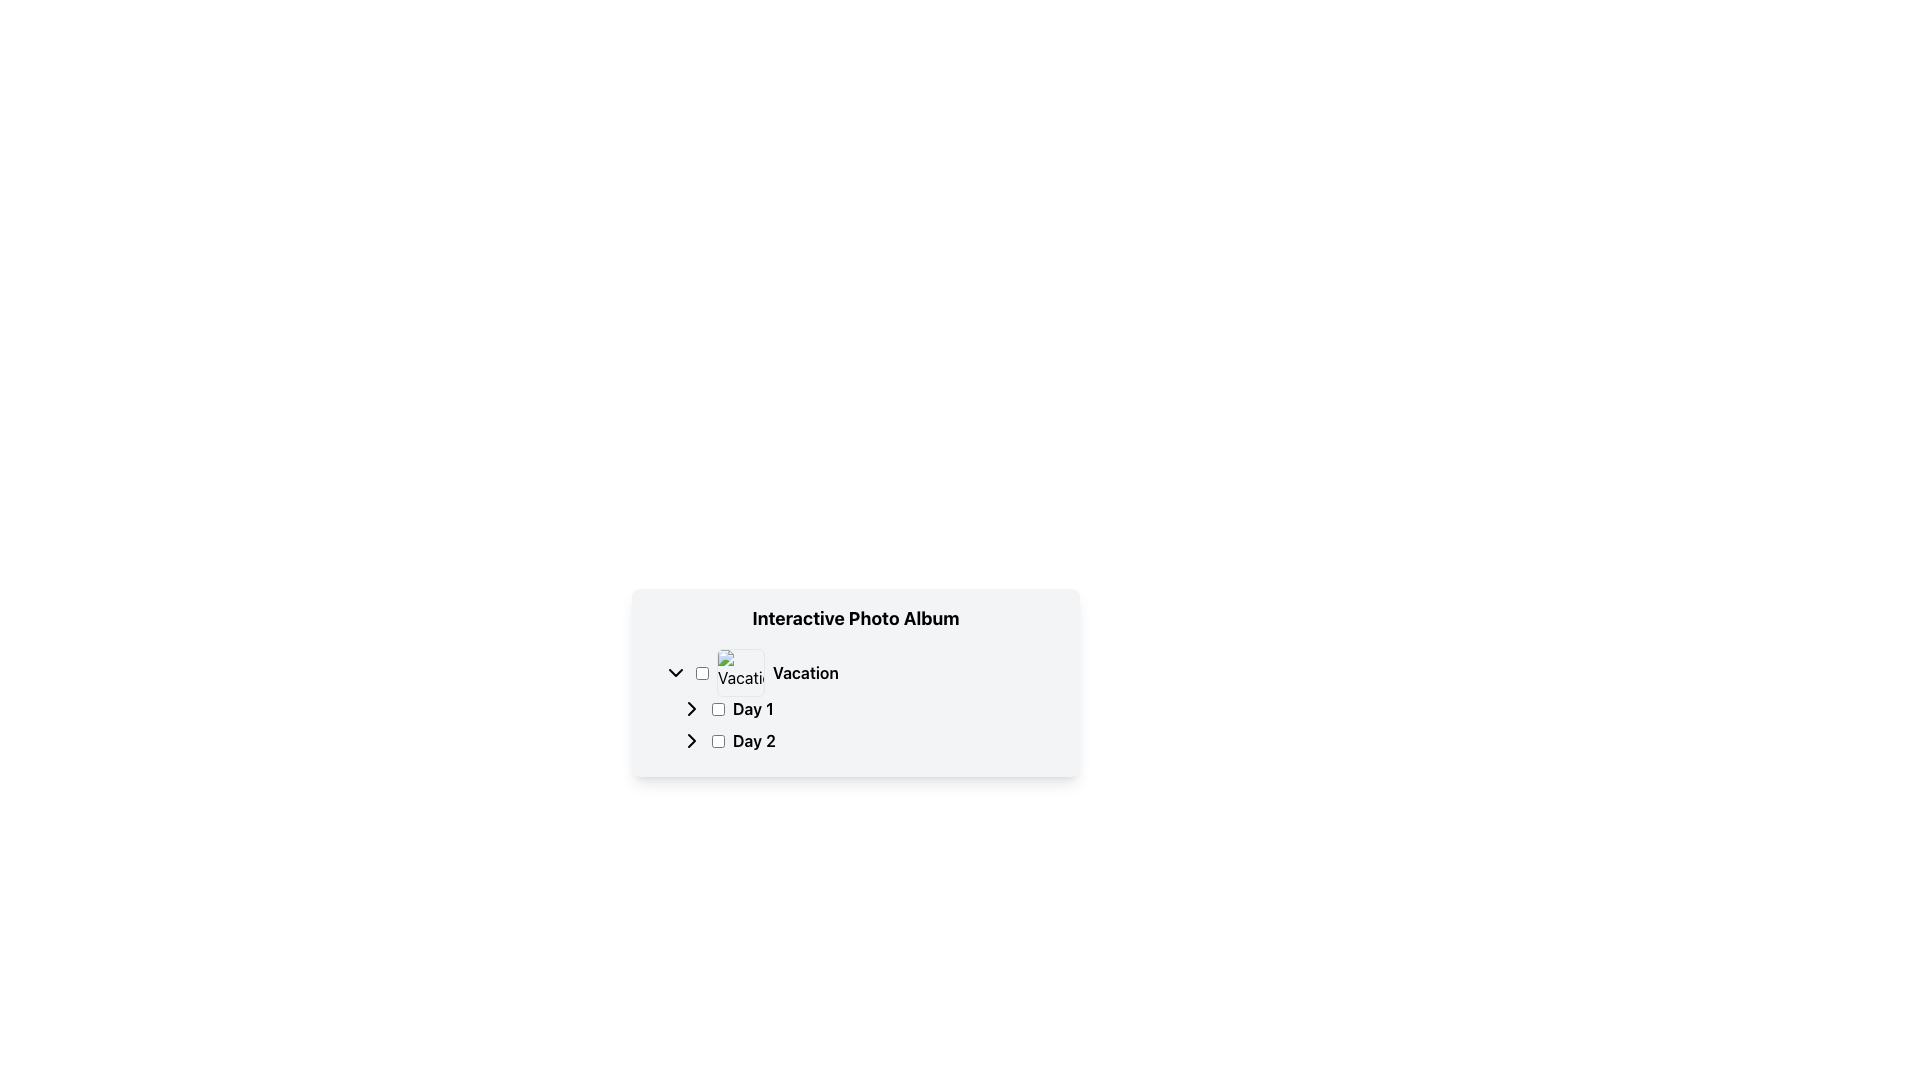 The image size is (1920, 1080). I want to click on the static text label displaying 'Day 1', which is part of the 'Vacation' section in the 'Interactive Photo Album' interface, located to the right of a checkbox and an expand/collapse triangle icon, so click(752, 708).